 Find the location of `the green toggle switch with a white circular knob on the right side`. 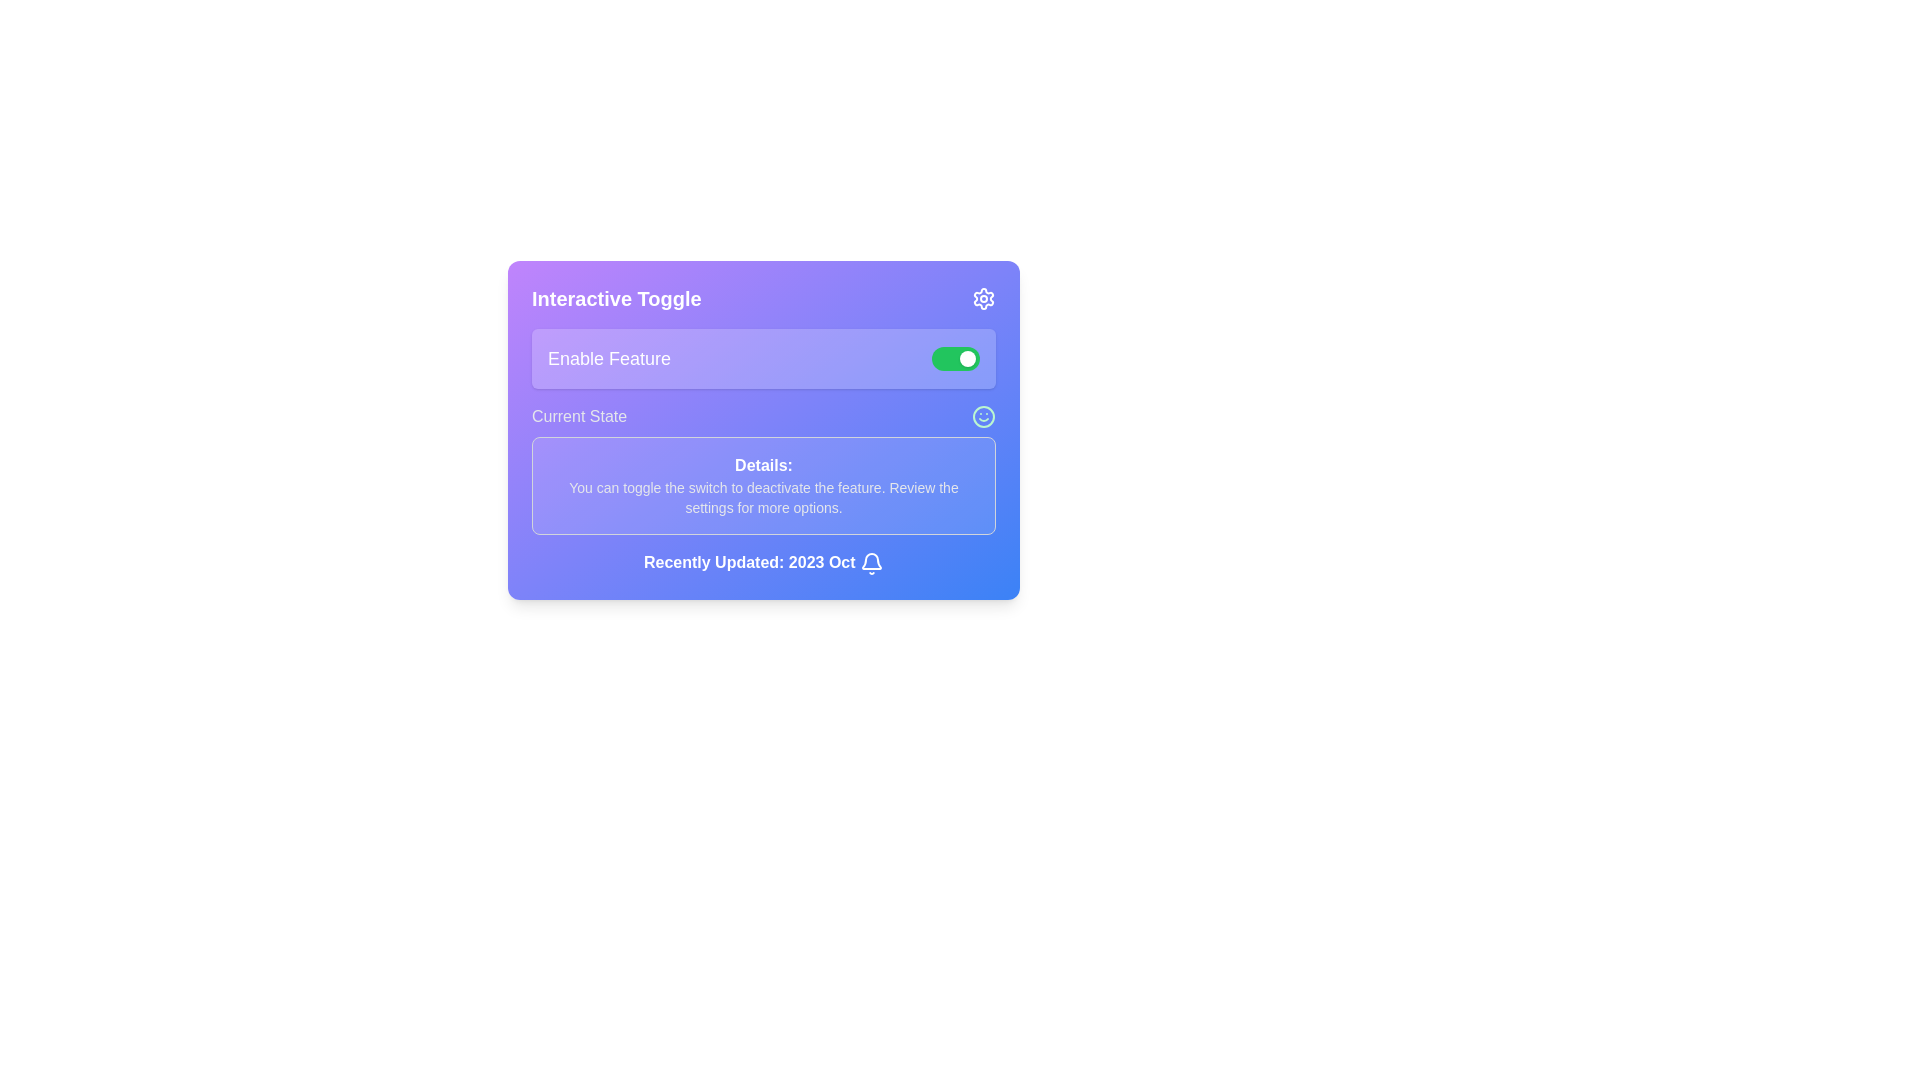

the green toggle switch with a white circular knob on the right side is located at coordinates (954, 357).